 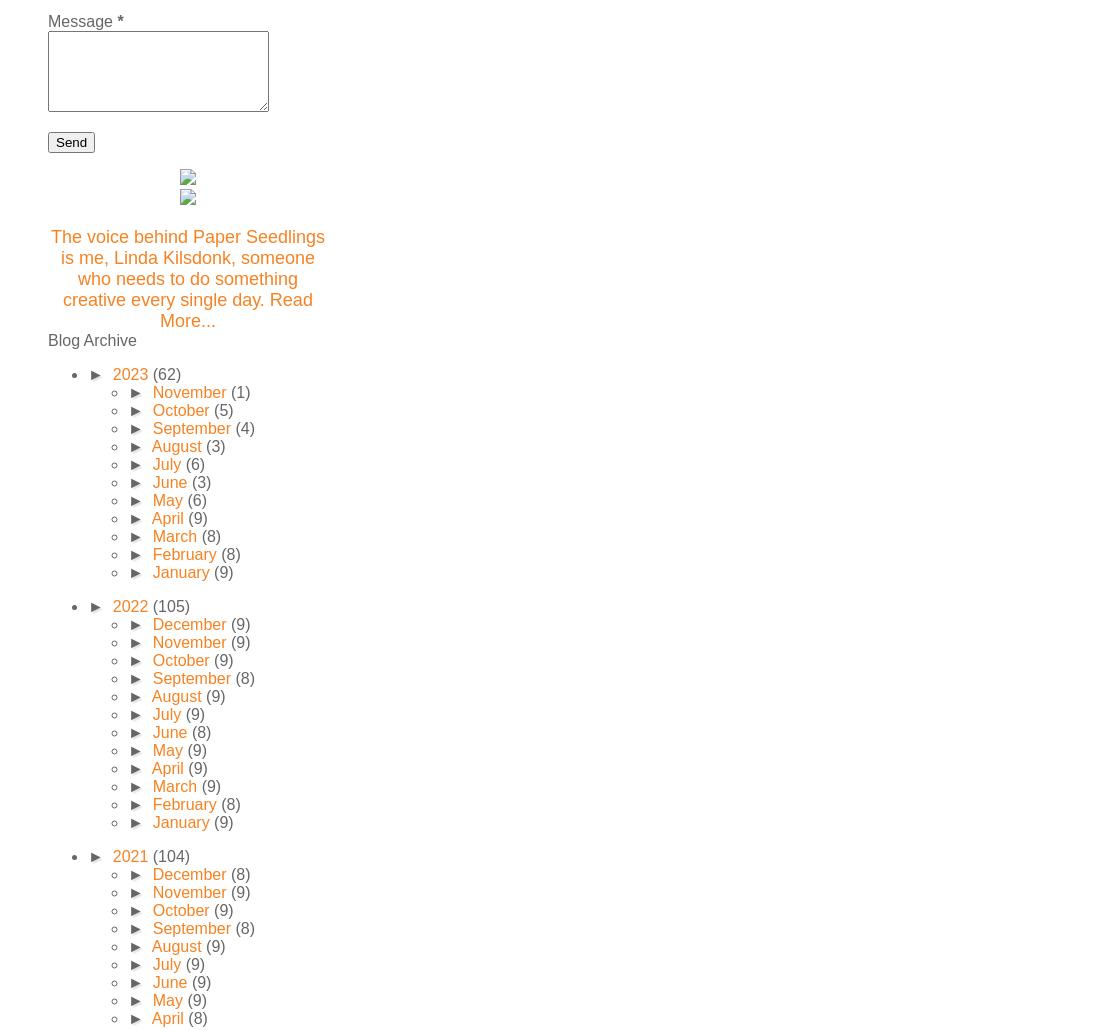 I want to click on '2023', so click(x=131, y=374).